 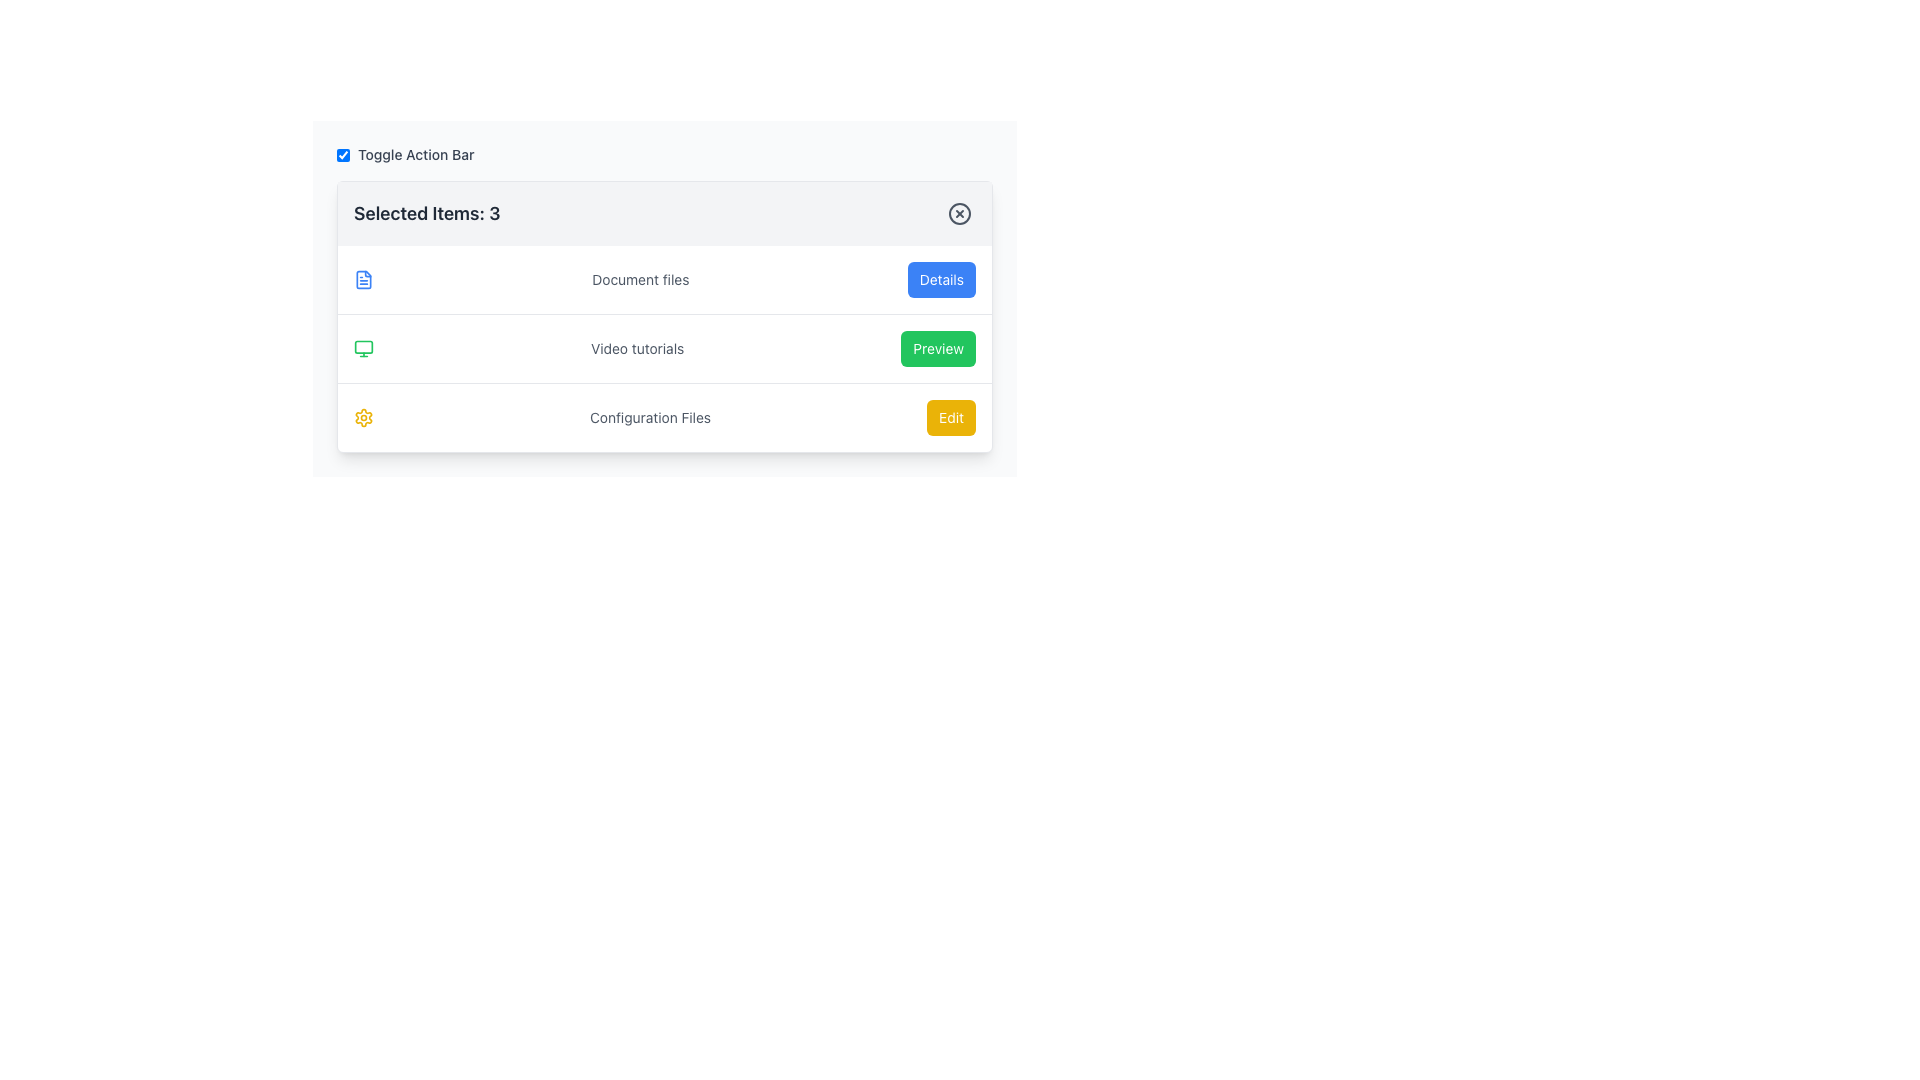 What do you see at coordinates (950, 416) in the screenshot?
I see `the edit button located to the right of the 'Configuration Files' label to initiate the editing action for this item` at bounding box center [950, 416].